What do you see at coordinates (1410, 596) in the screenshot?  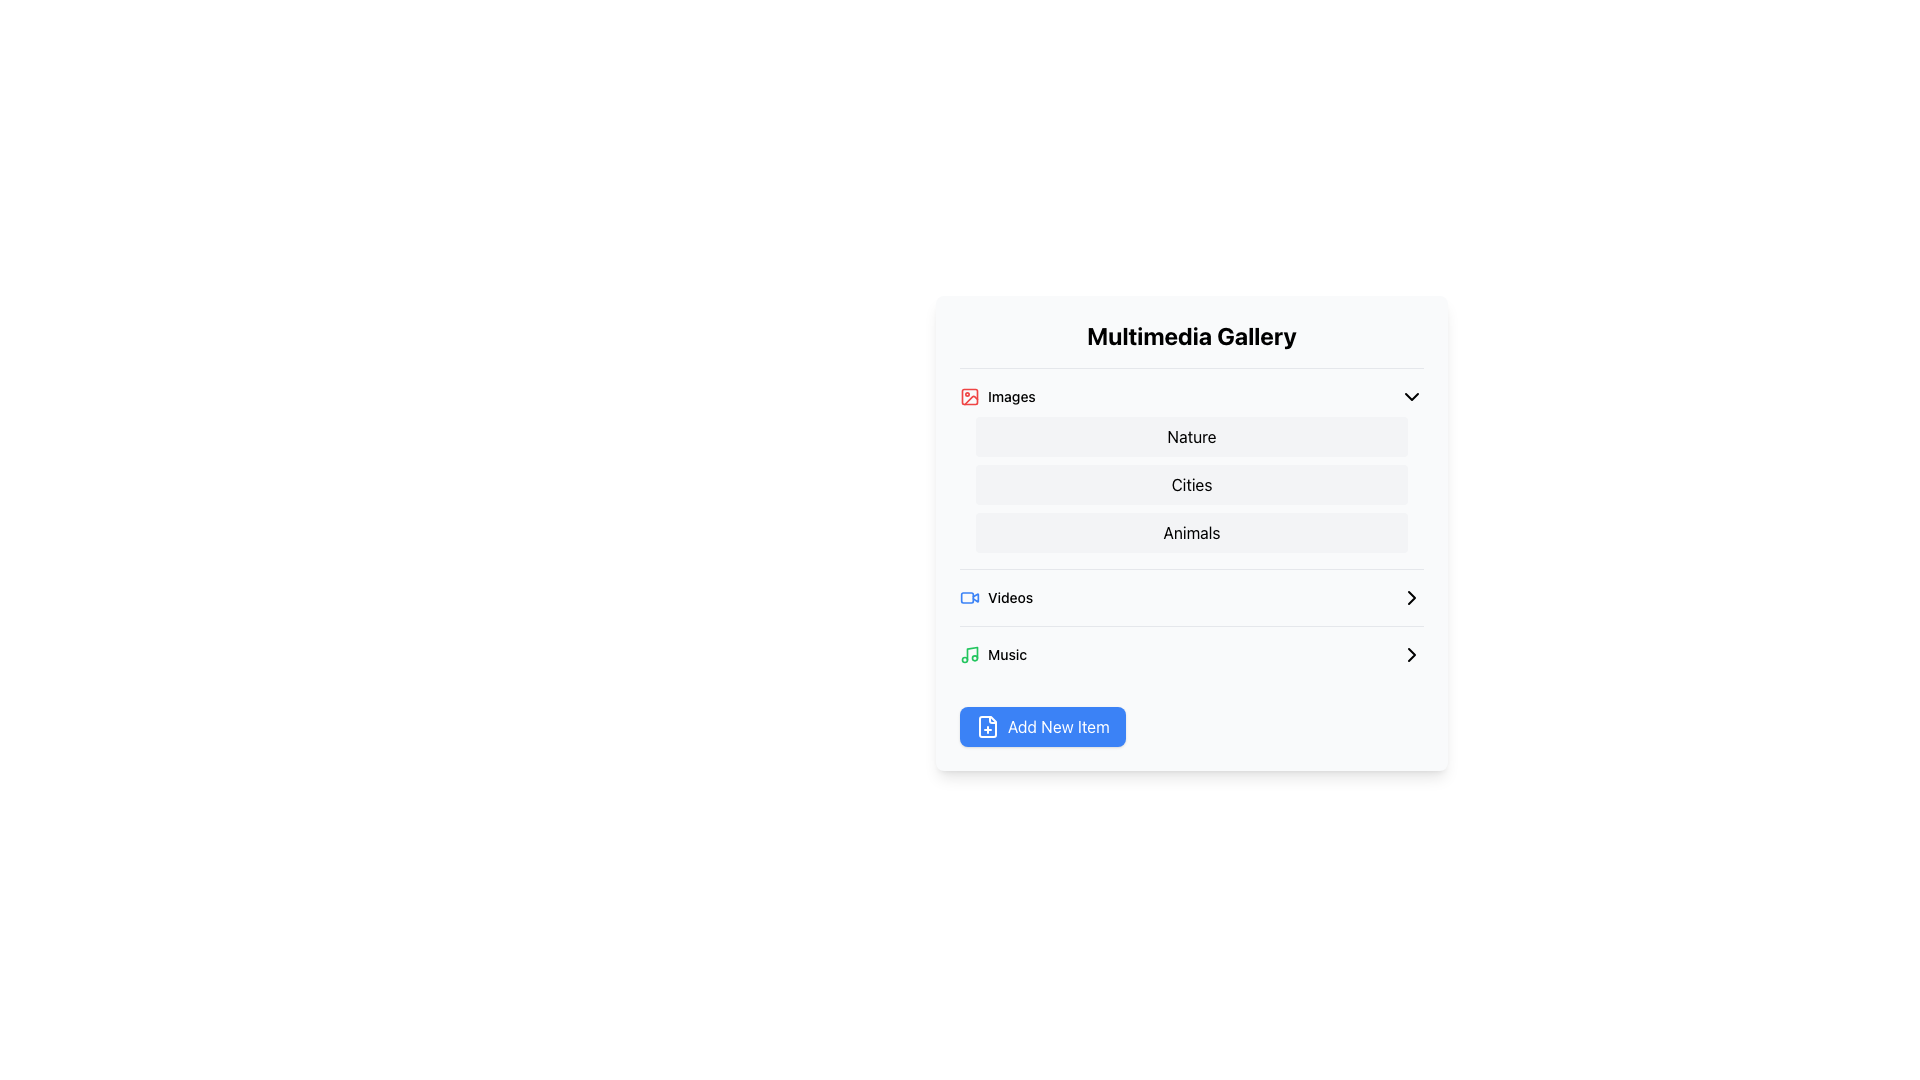 I see `the right-pointing chevron icon, which is aligned with the 'Videos' label` at bounding box center [1410, 596].